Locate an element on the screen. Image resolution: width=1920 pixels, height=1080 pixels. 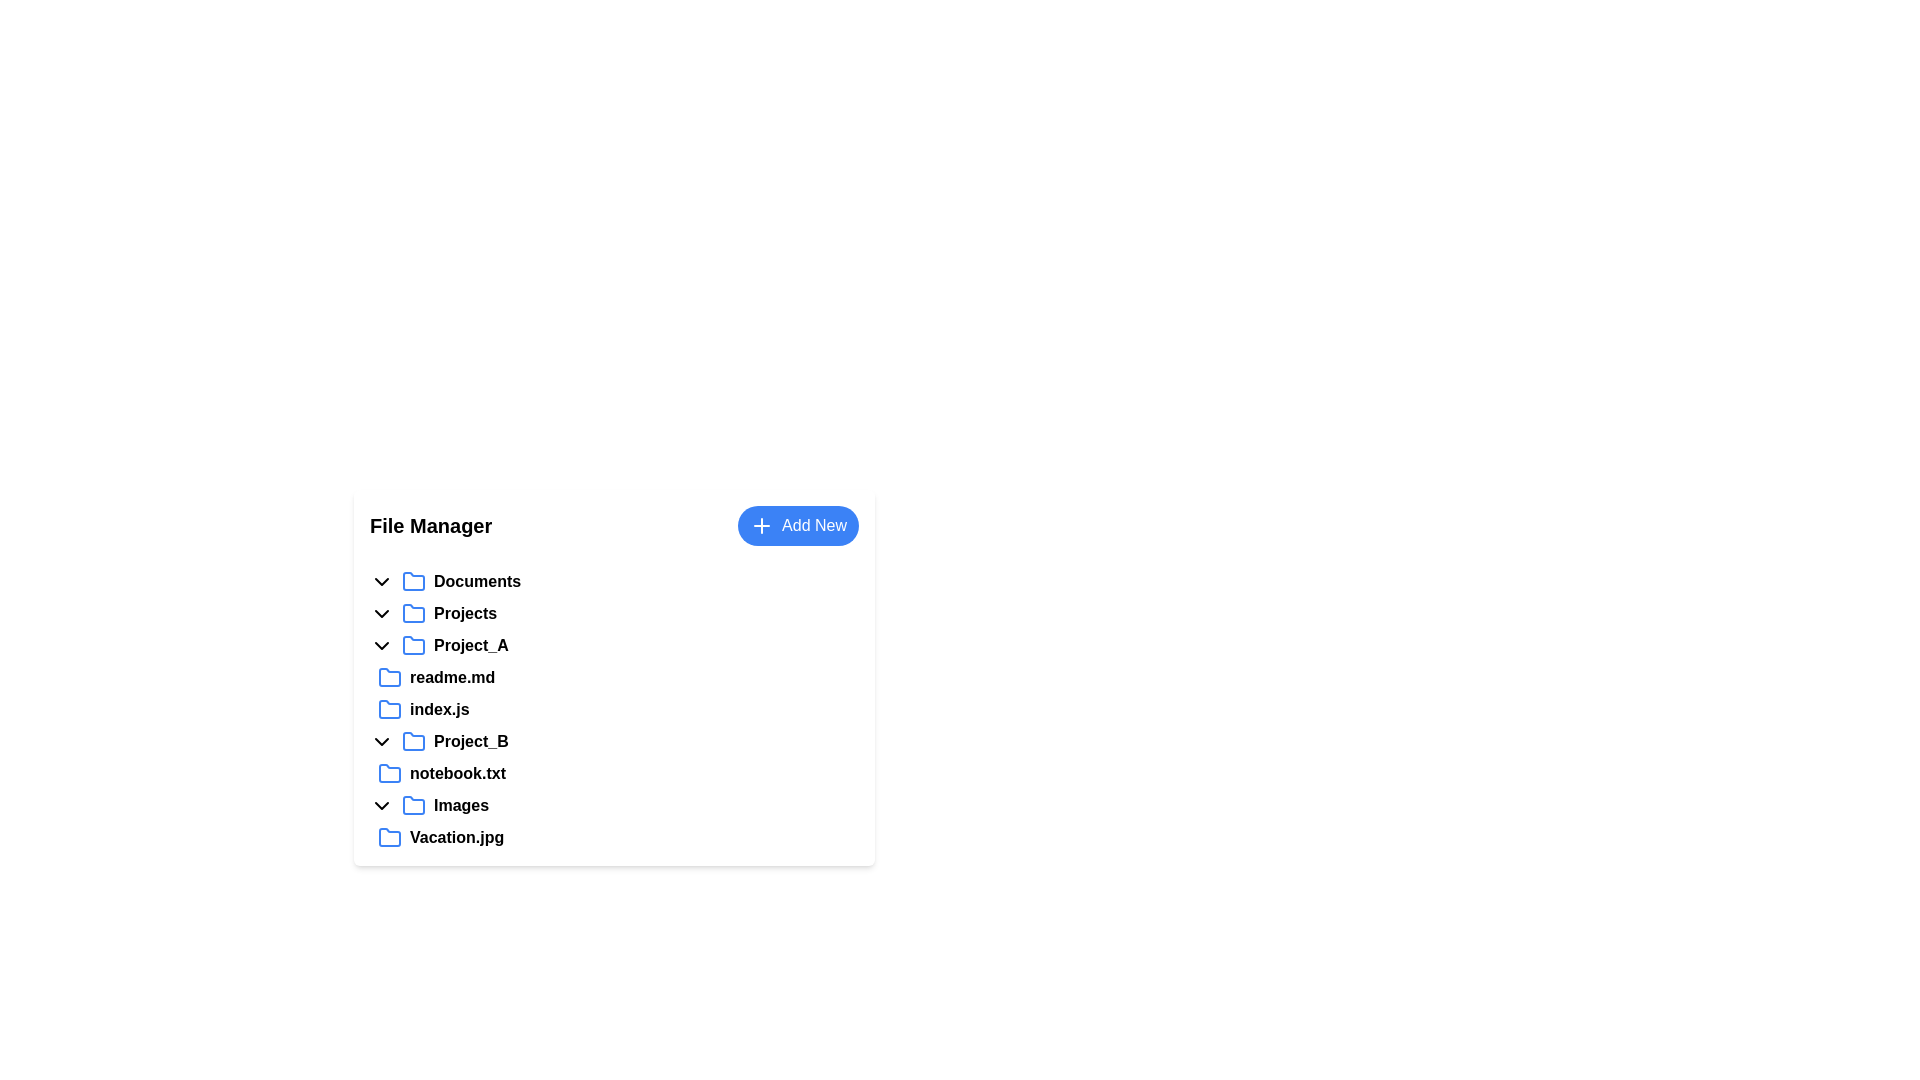
circular blue icon with a white plus sign located to the left of the 'Add New' text in the top-right corner button of the file manager is located at coordinates (761, 524).